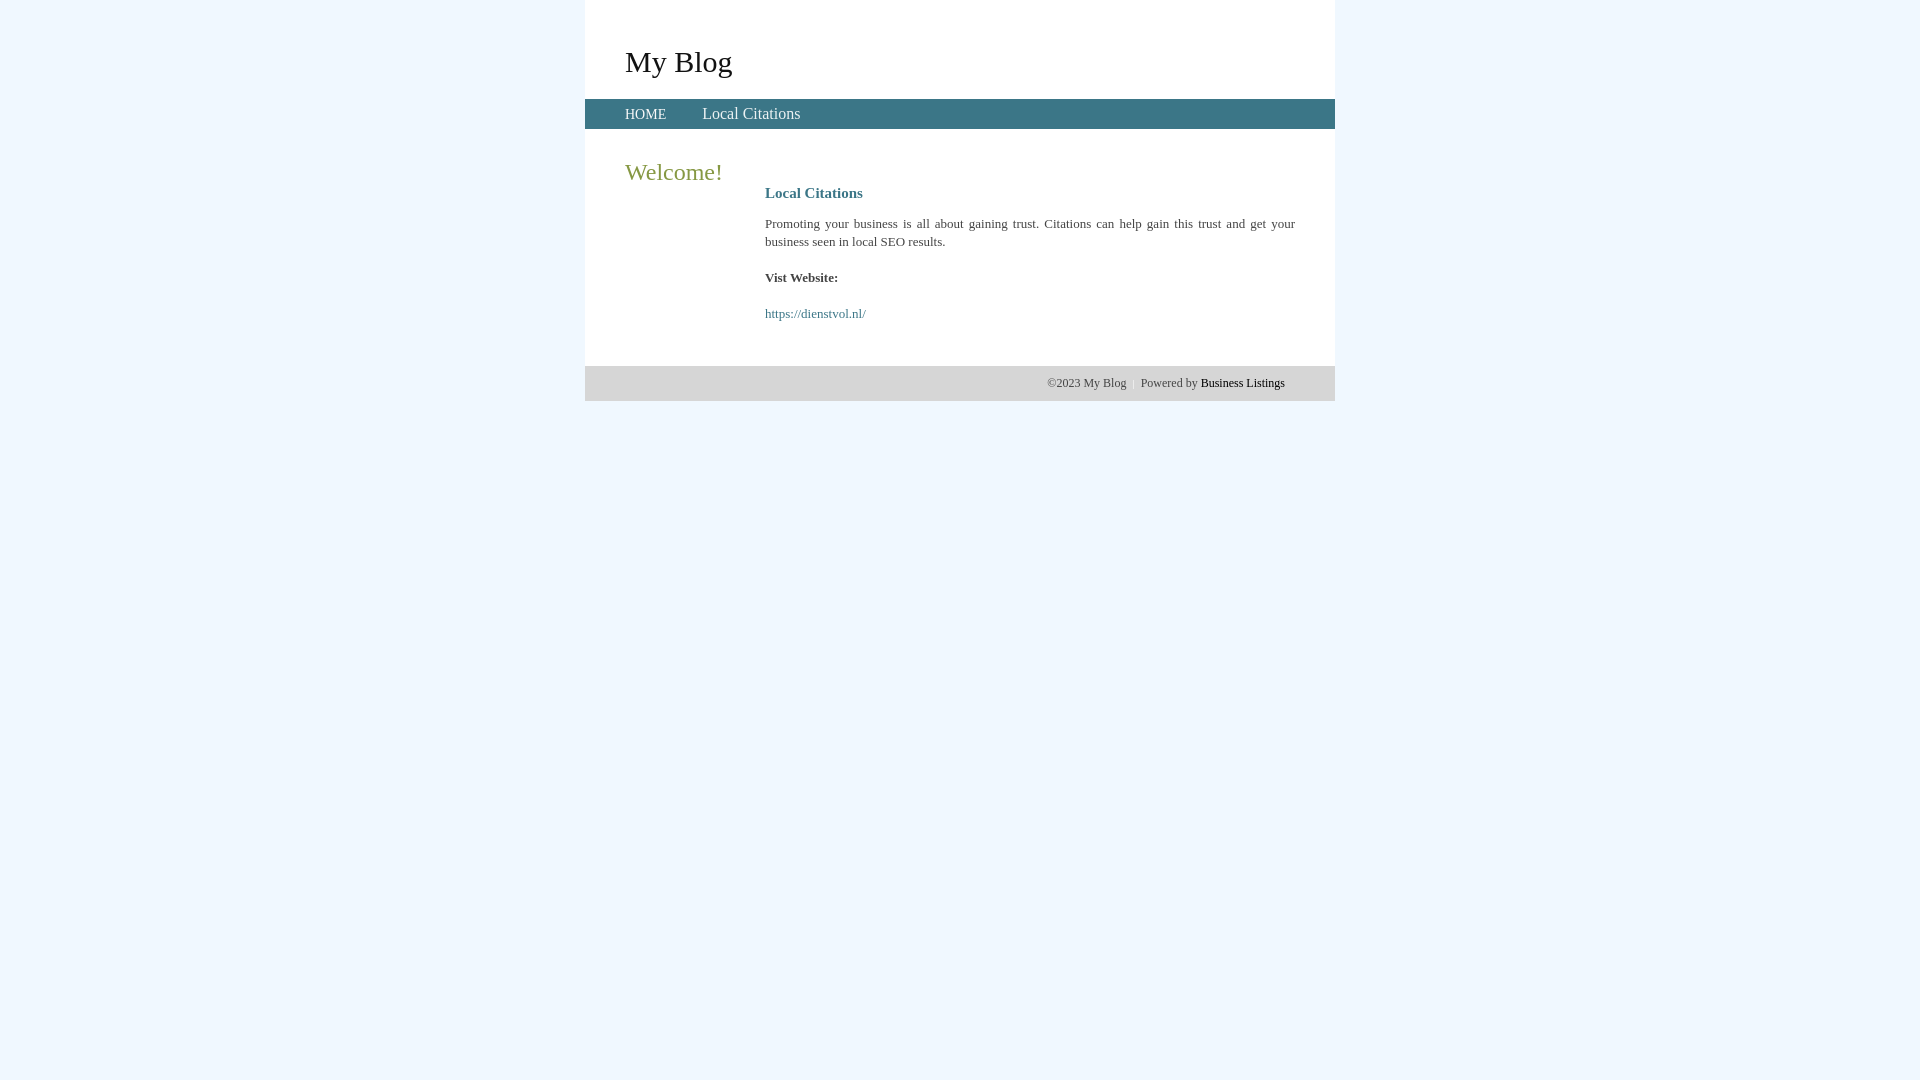 The height and width of the screenshot is (1080, 1920). Describe the element at coordinates (678, 60) in the screenshot. I see `'My Blog'` at that location.